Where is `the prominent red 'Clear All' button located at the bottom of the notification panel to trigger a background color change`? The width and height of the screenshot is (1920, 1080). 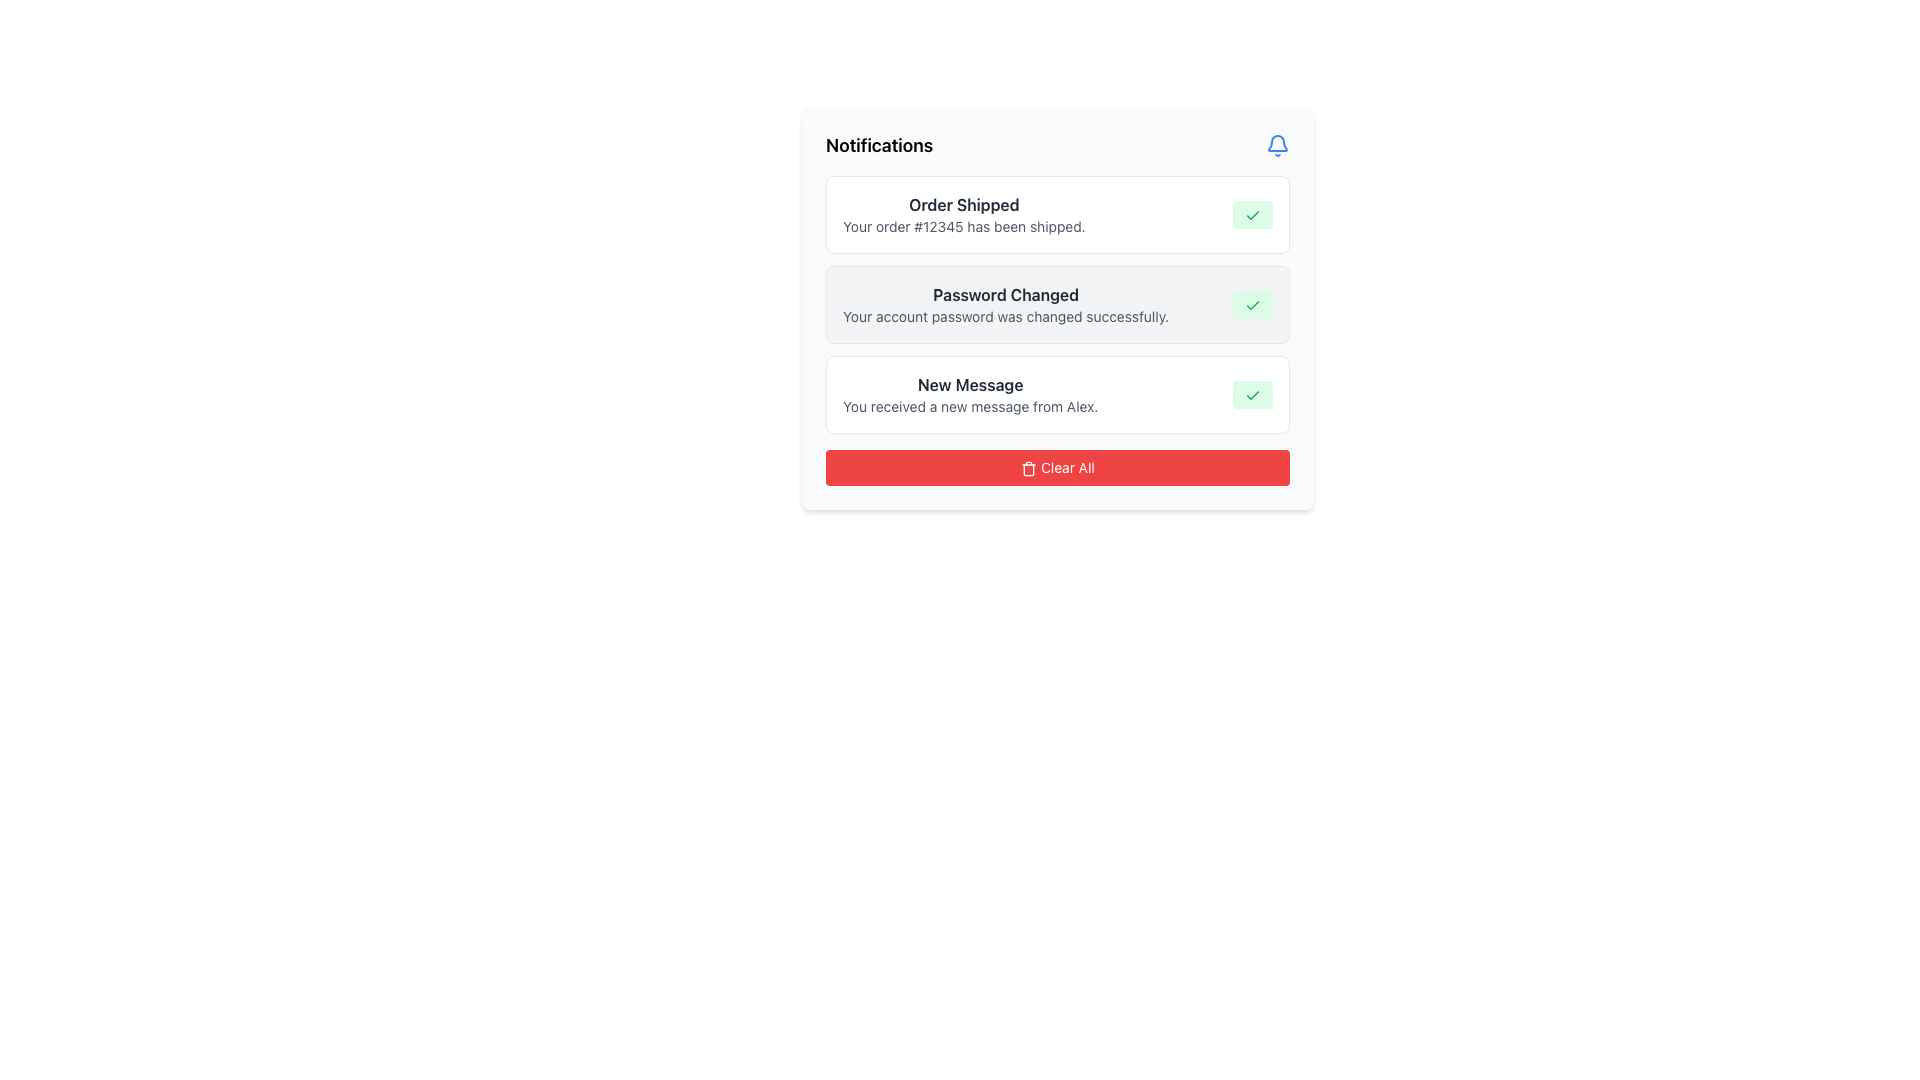 the prominent red 'Clear All' button located at the bottom of the notification panel to trigger a background color change is located at coordinates (1056, 467).